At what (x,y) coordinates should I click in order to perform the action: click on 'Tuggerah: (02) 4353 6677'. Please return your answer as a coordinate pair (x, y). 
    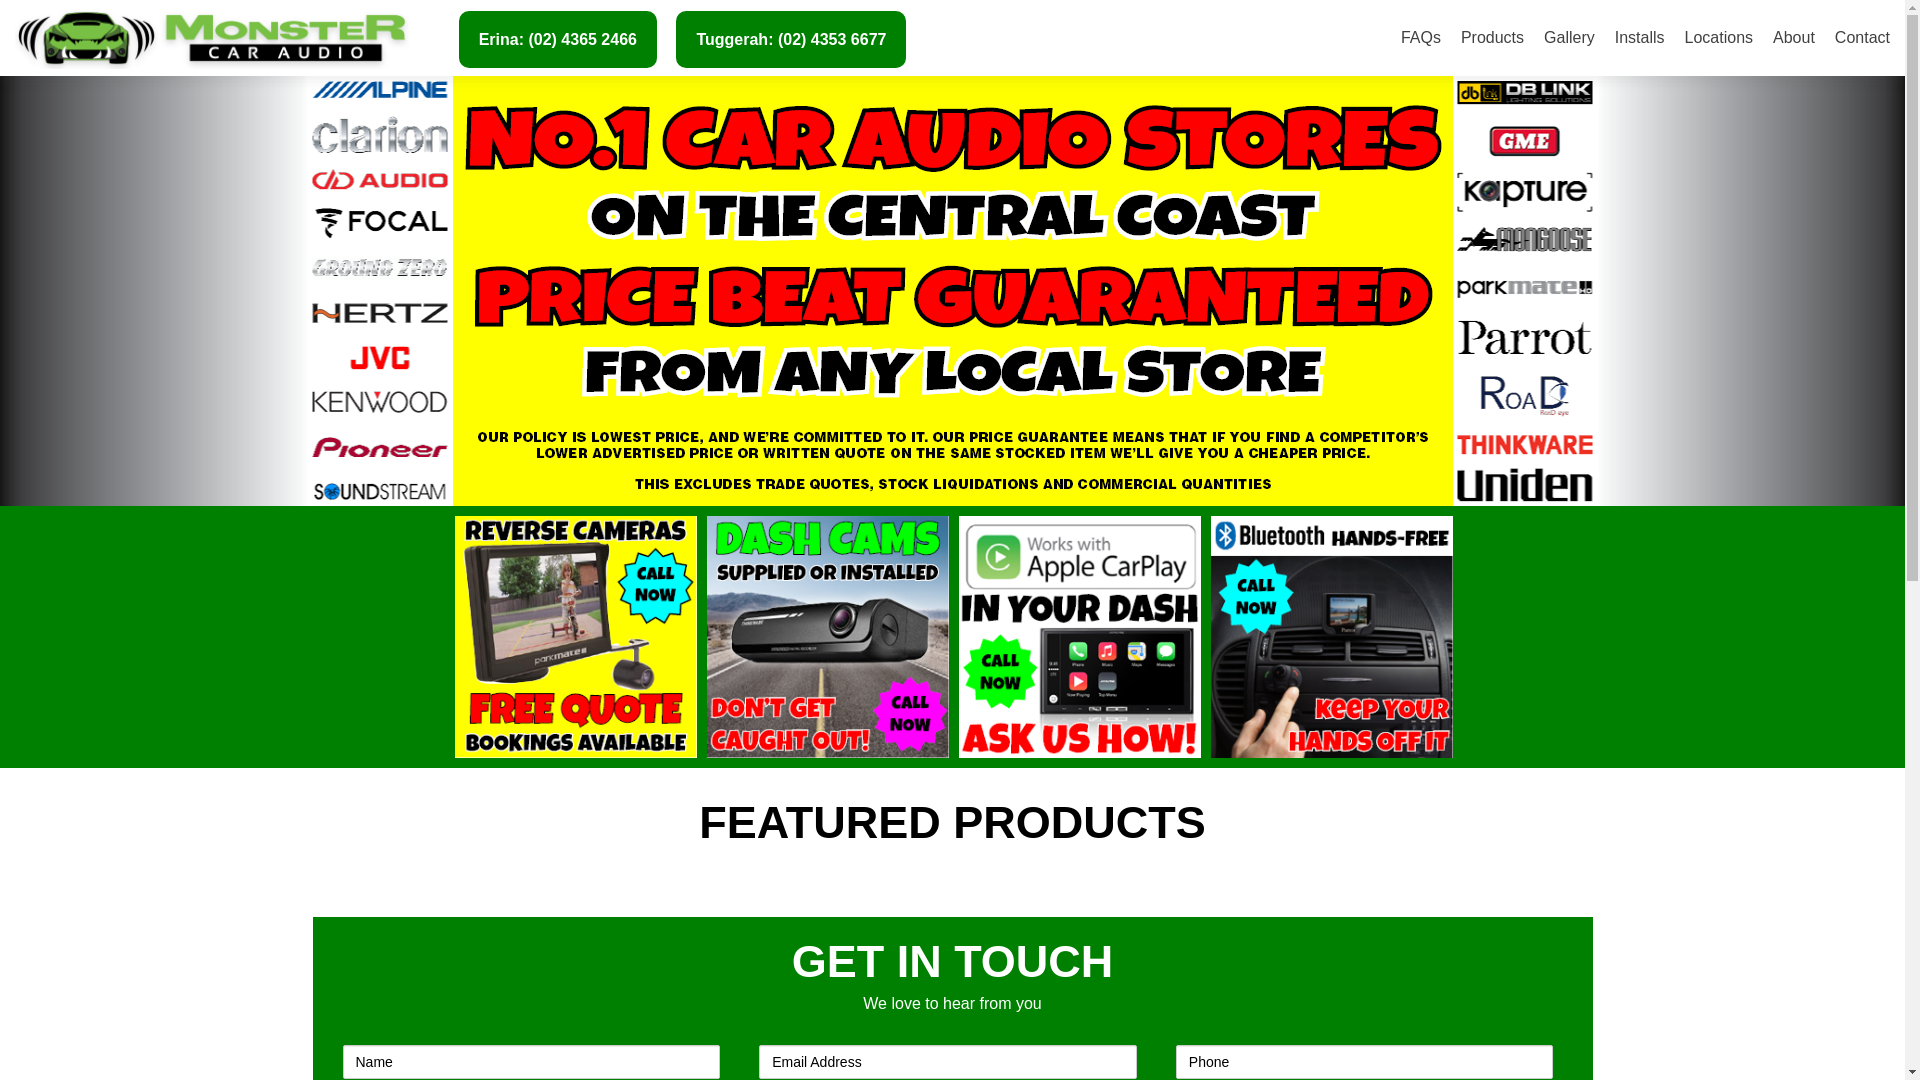
    Looking at the image, I should click on (790, 39).